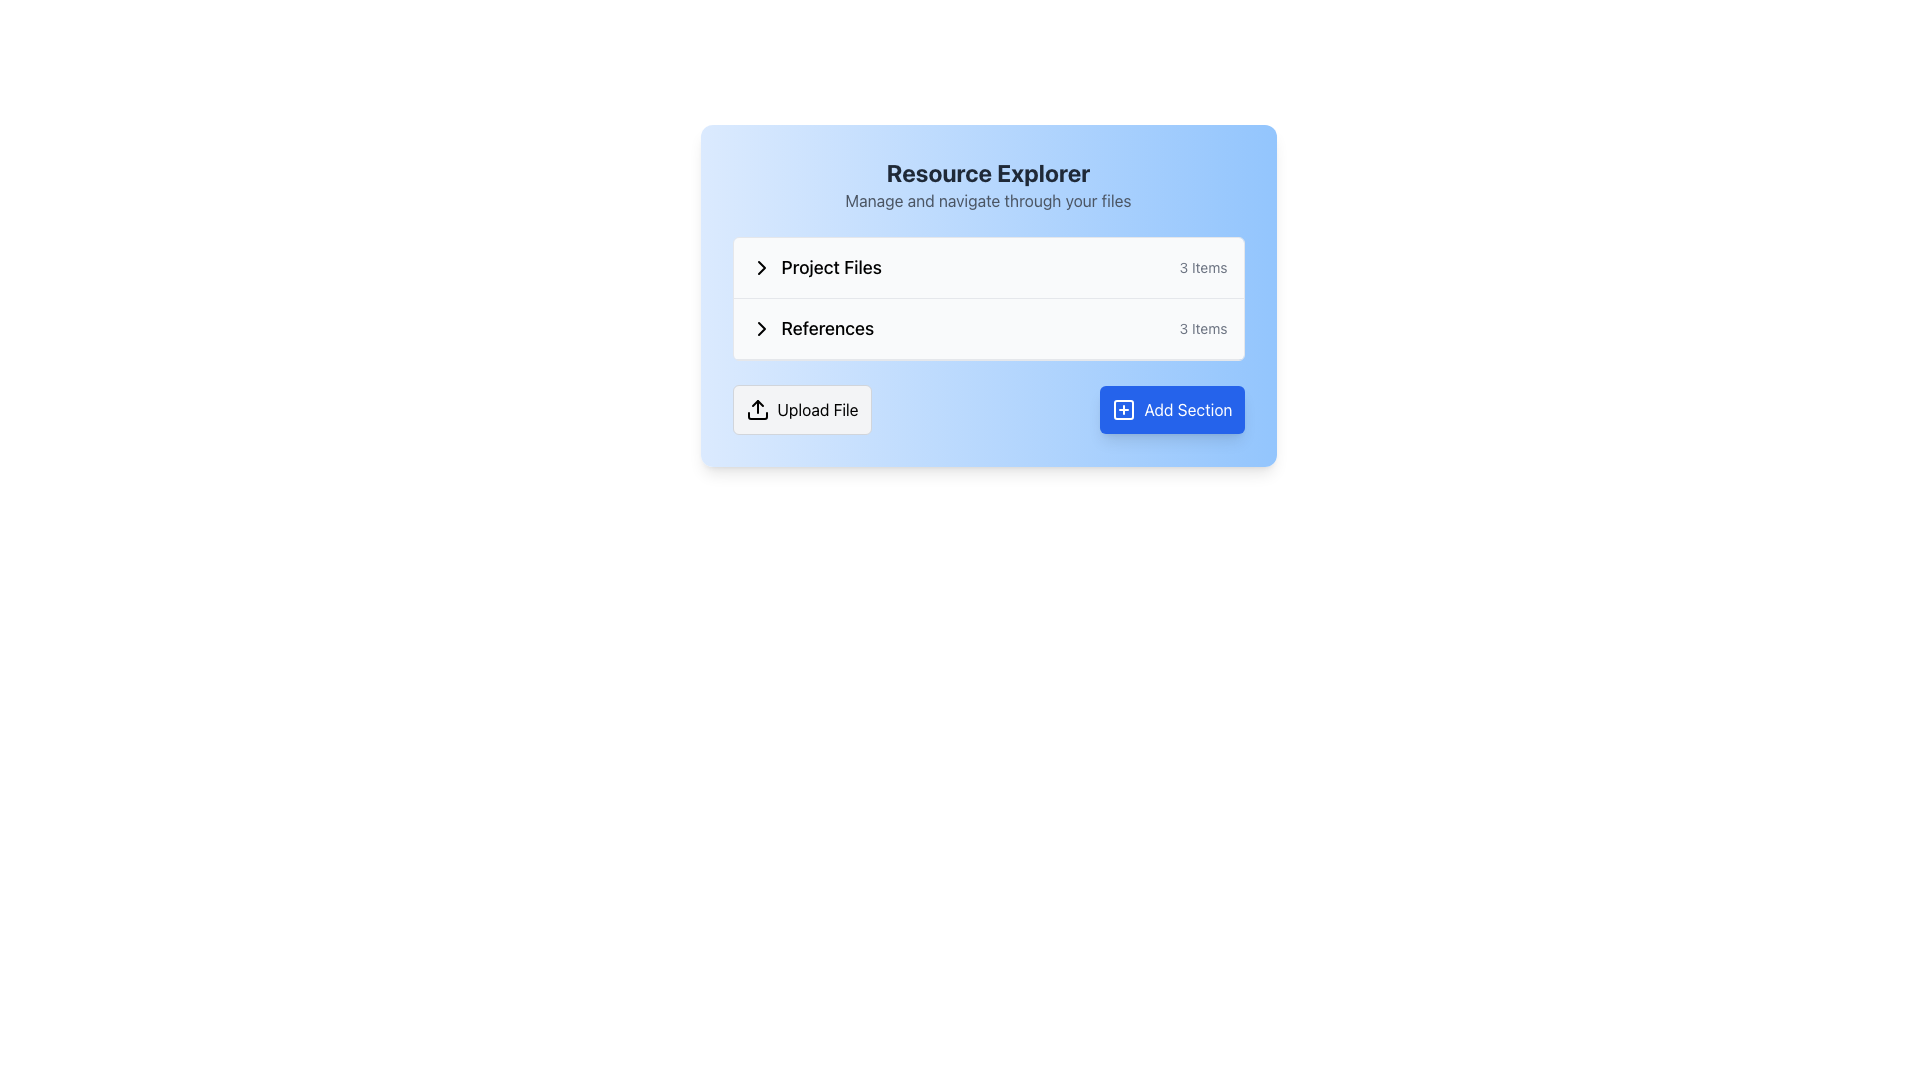 This screenshot has width=1920, height=1080. What do you see at coordinates (760, 327) in the screenshot?
I see `the chevron icon next to the 'References' item in the 'Resource Explorer' list` at bounding box center [760, 327].